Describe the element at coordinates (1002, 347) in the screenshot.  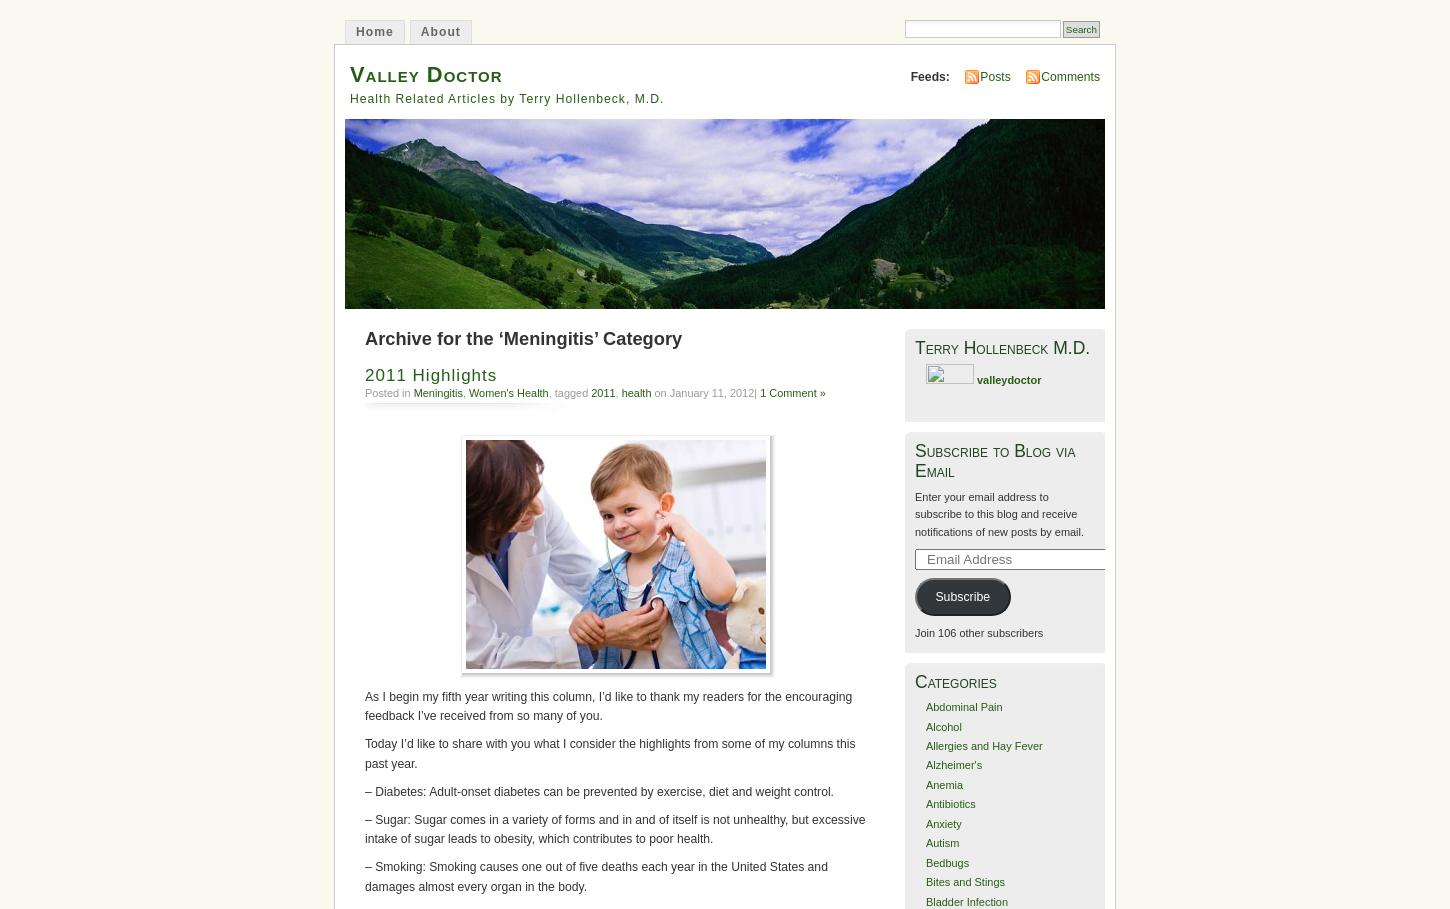
I see `'Terry Hollenbeck M.D.'` at that location.